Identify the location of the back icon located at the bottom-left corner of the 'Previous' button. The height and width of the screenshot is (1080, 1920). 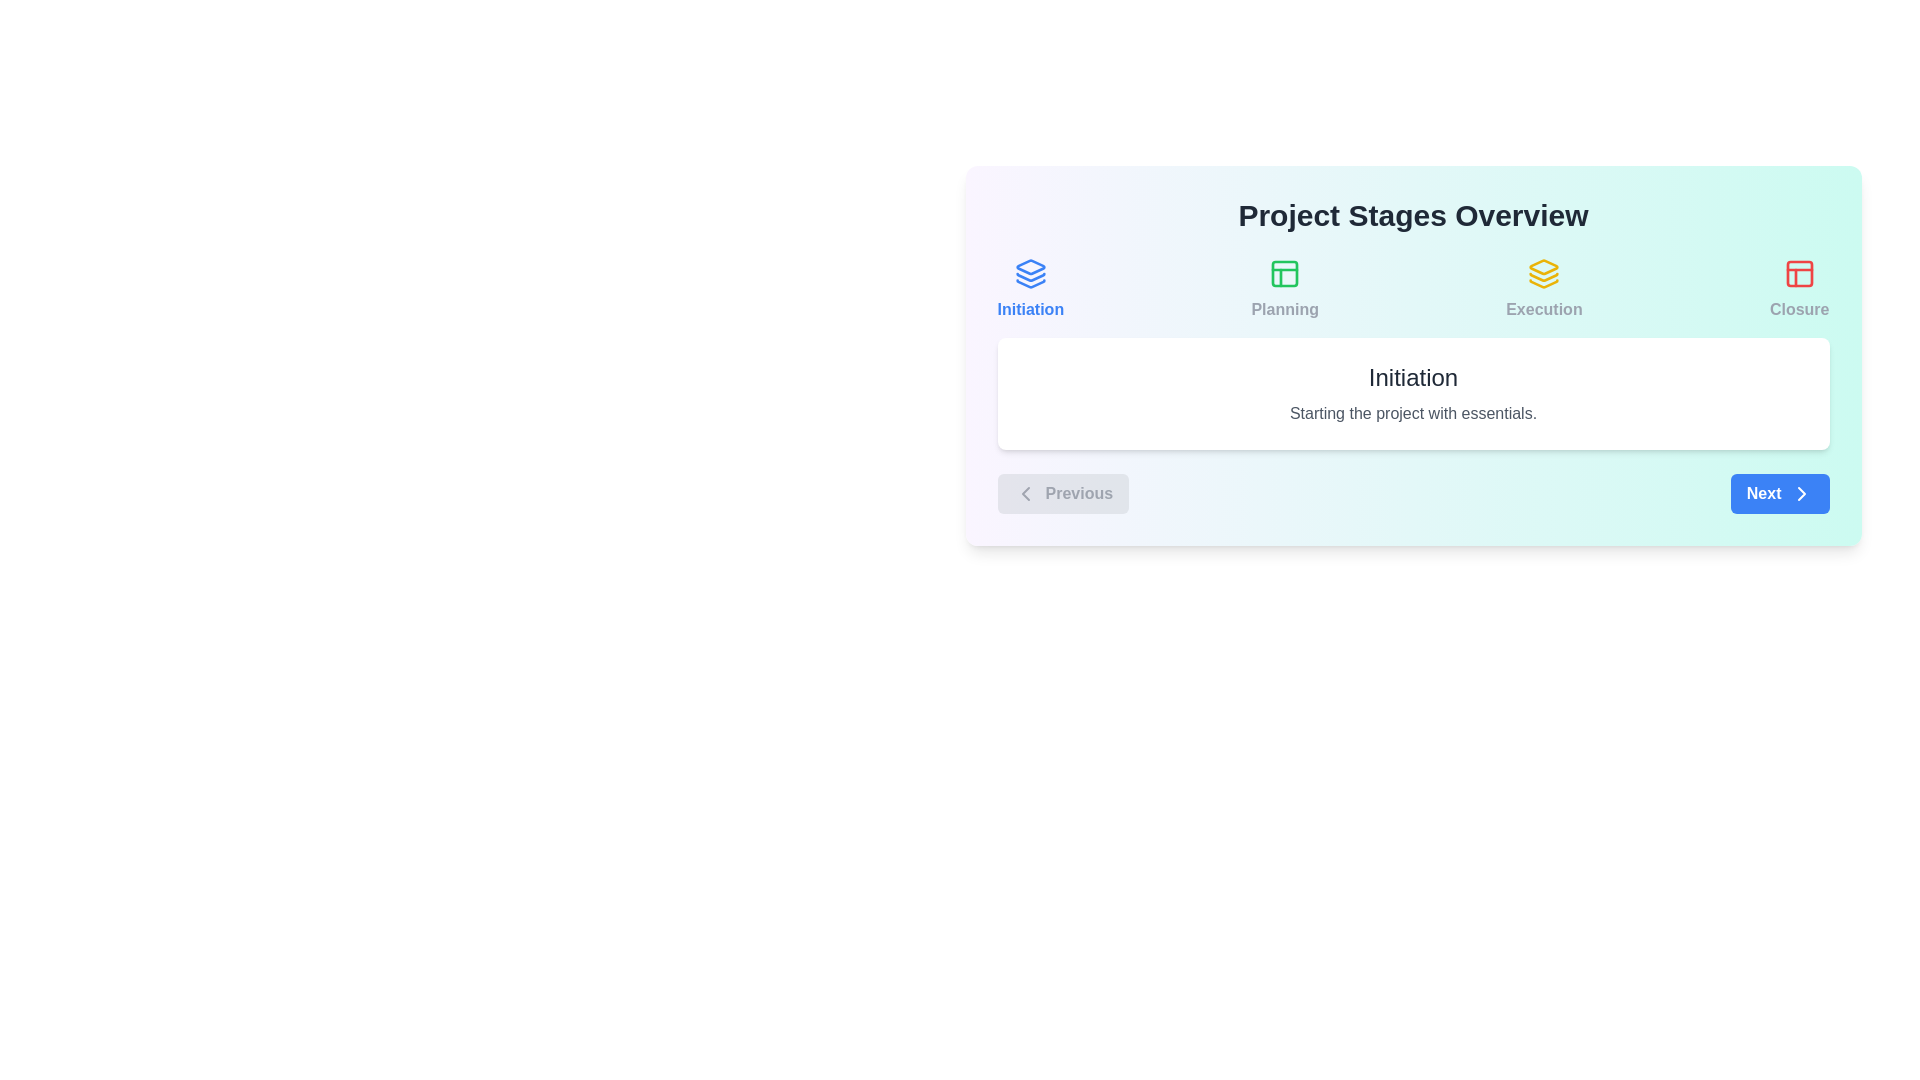
(1025, 493).